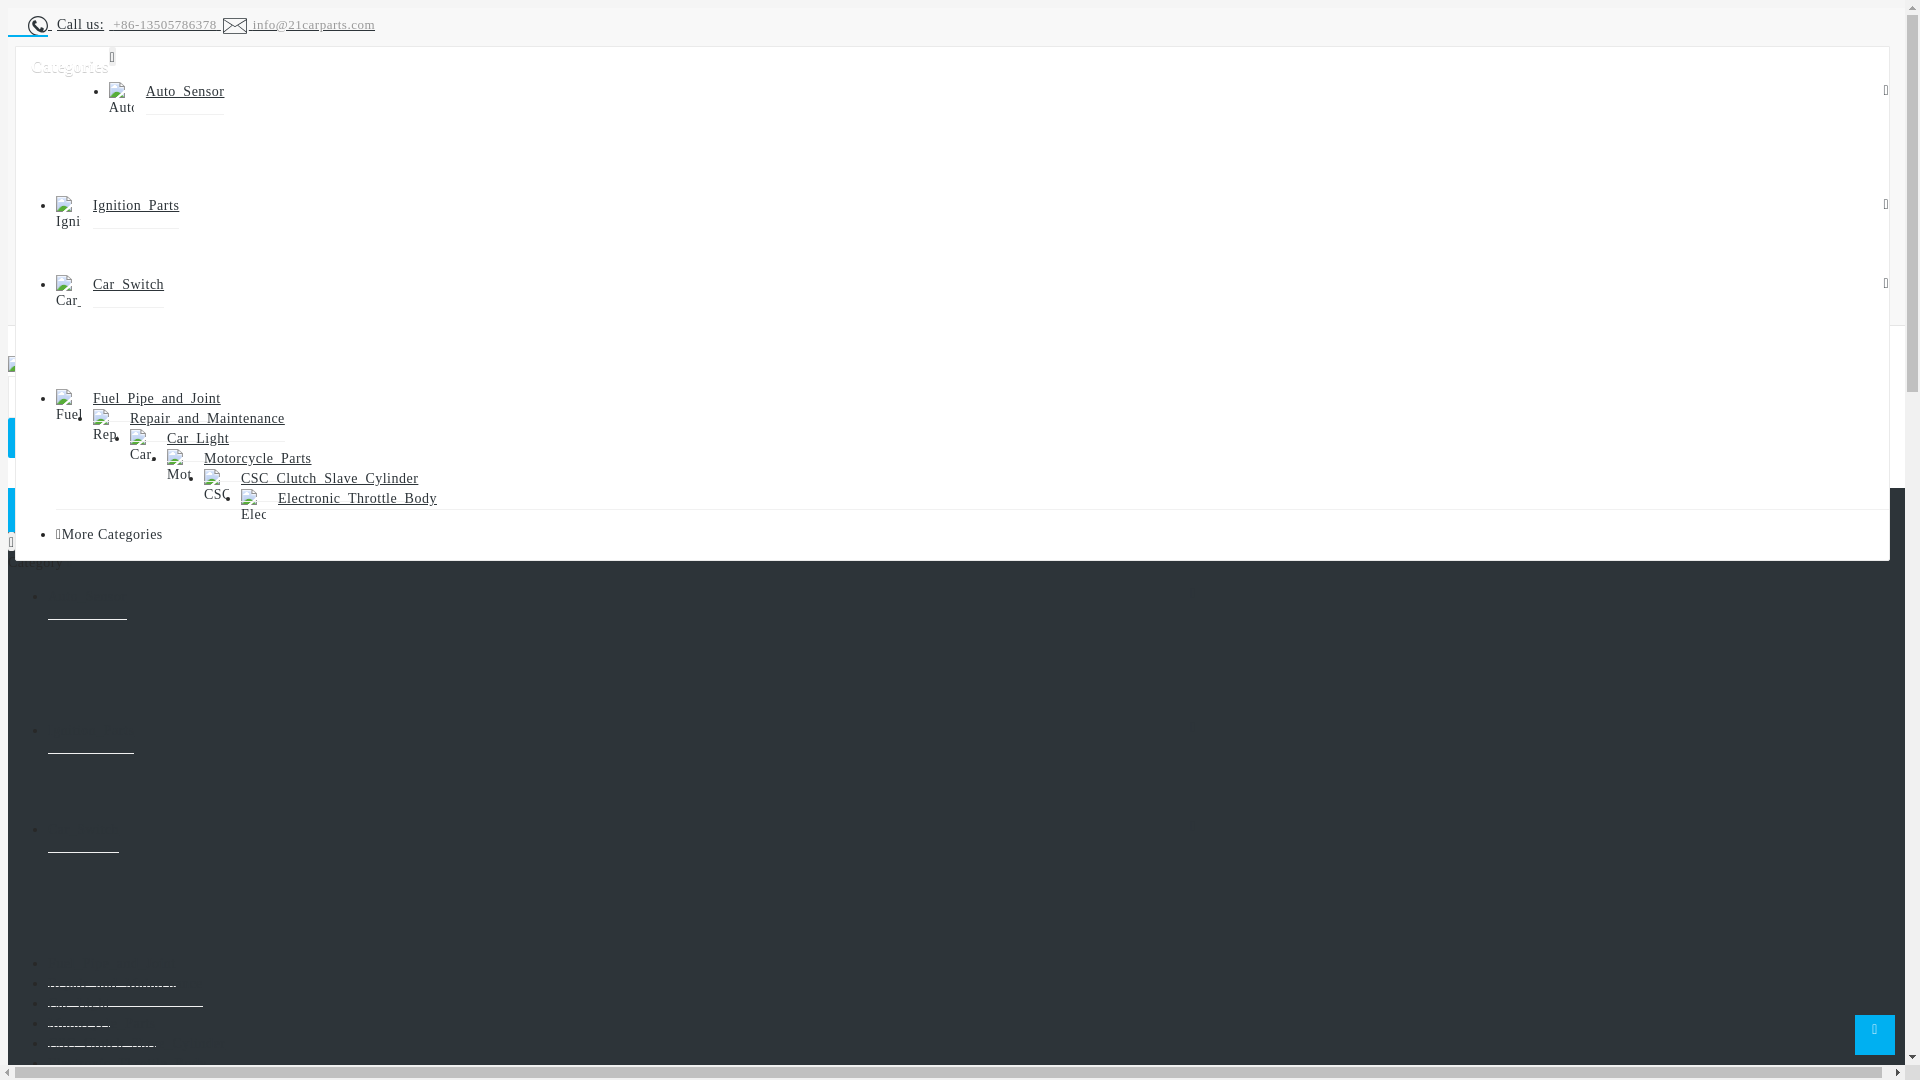  What do you see at coordinates (158, 306) in the screenshot?
I see `'Wish List (0)'` at bounding box center [158, 306].